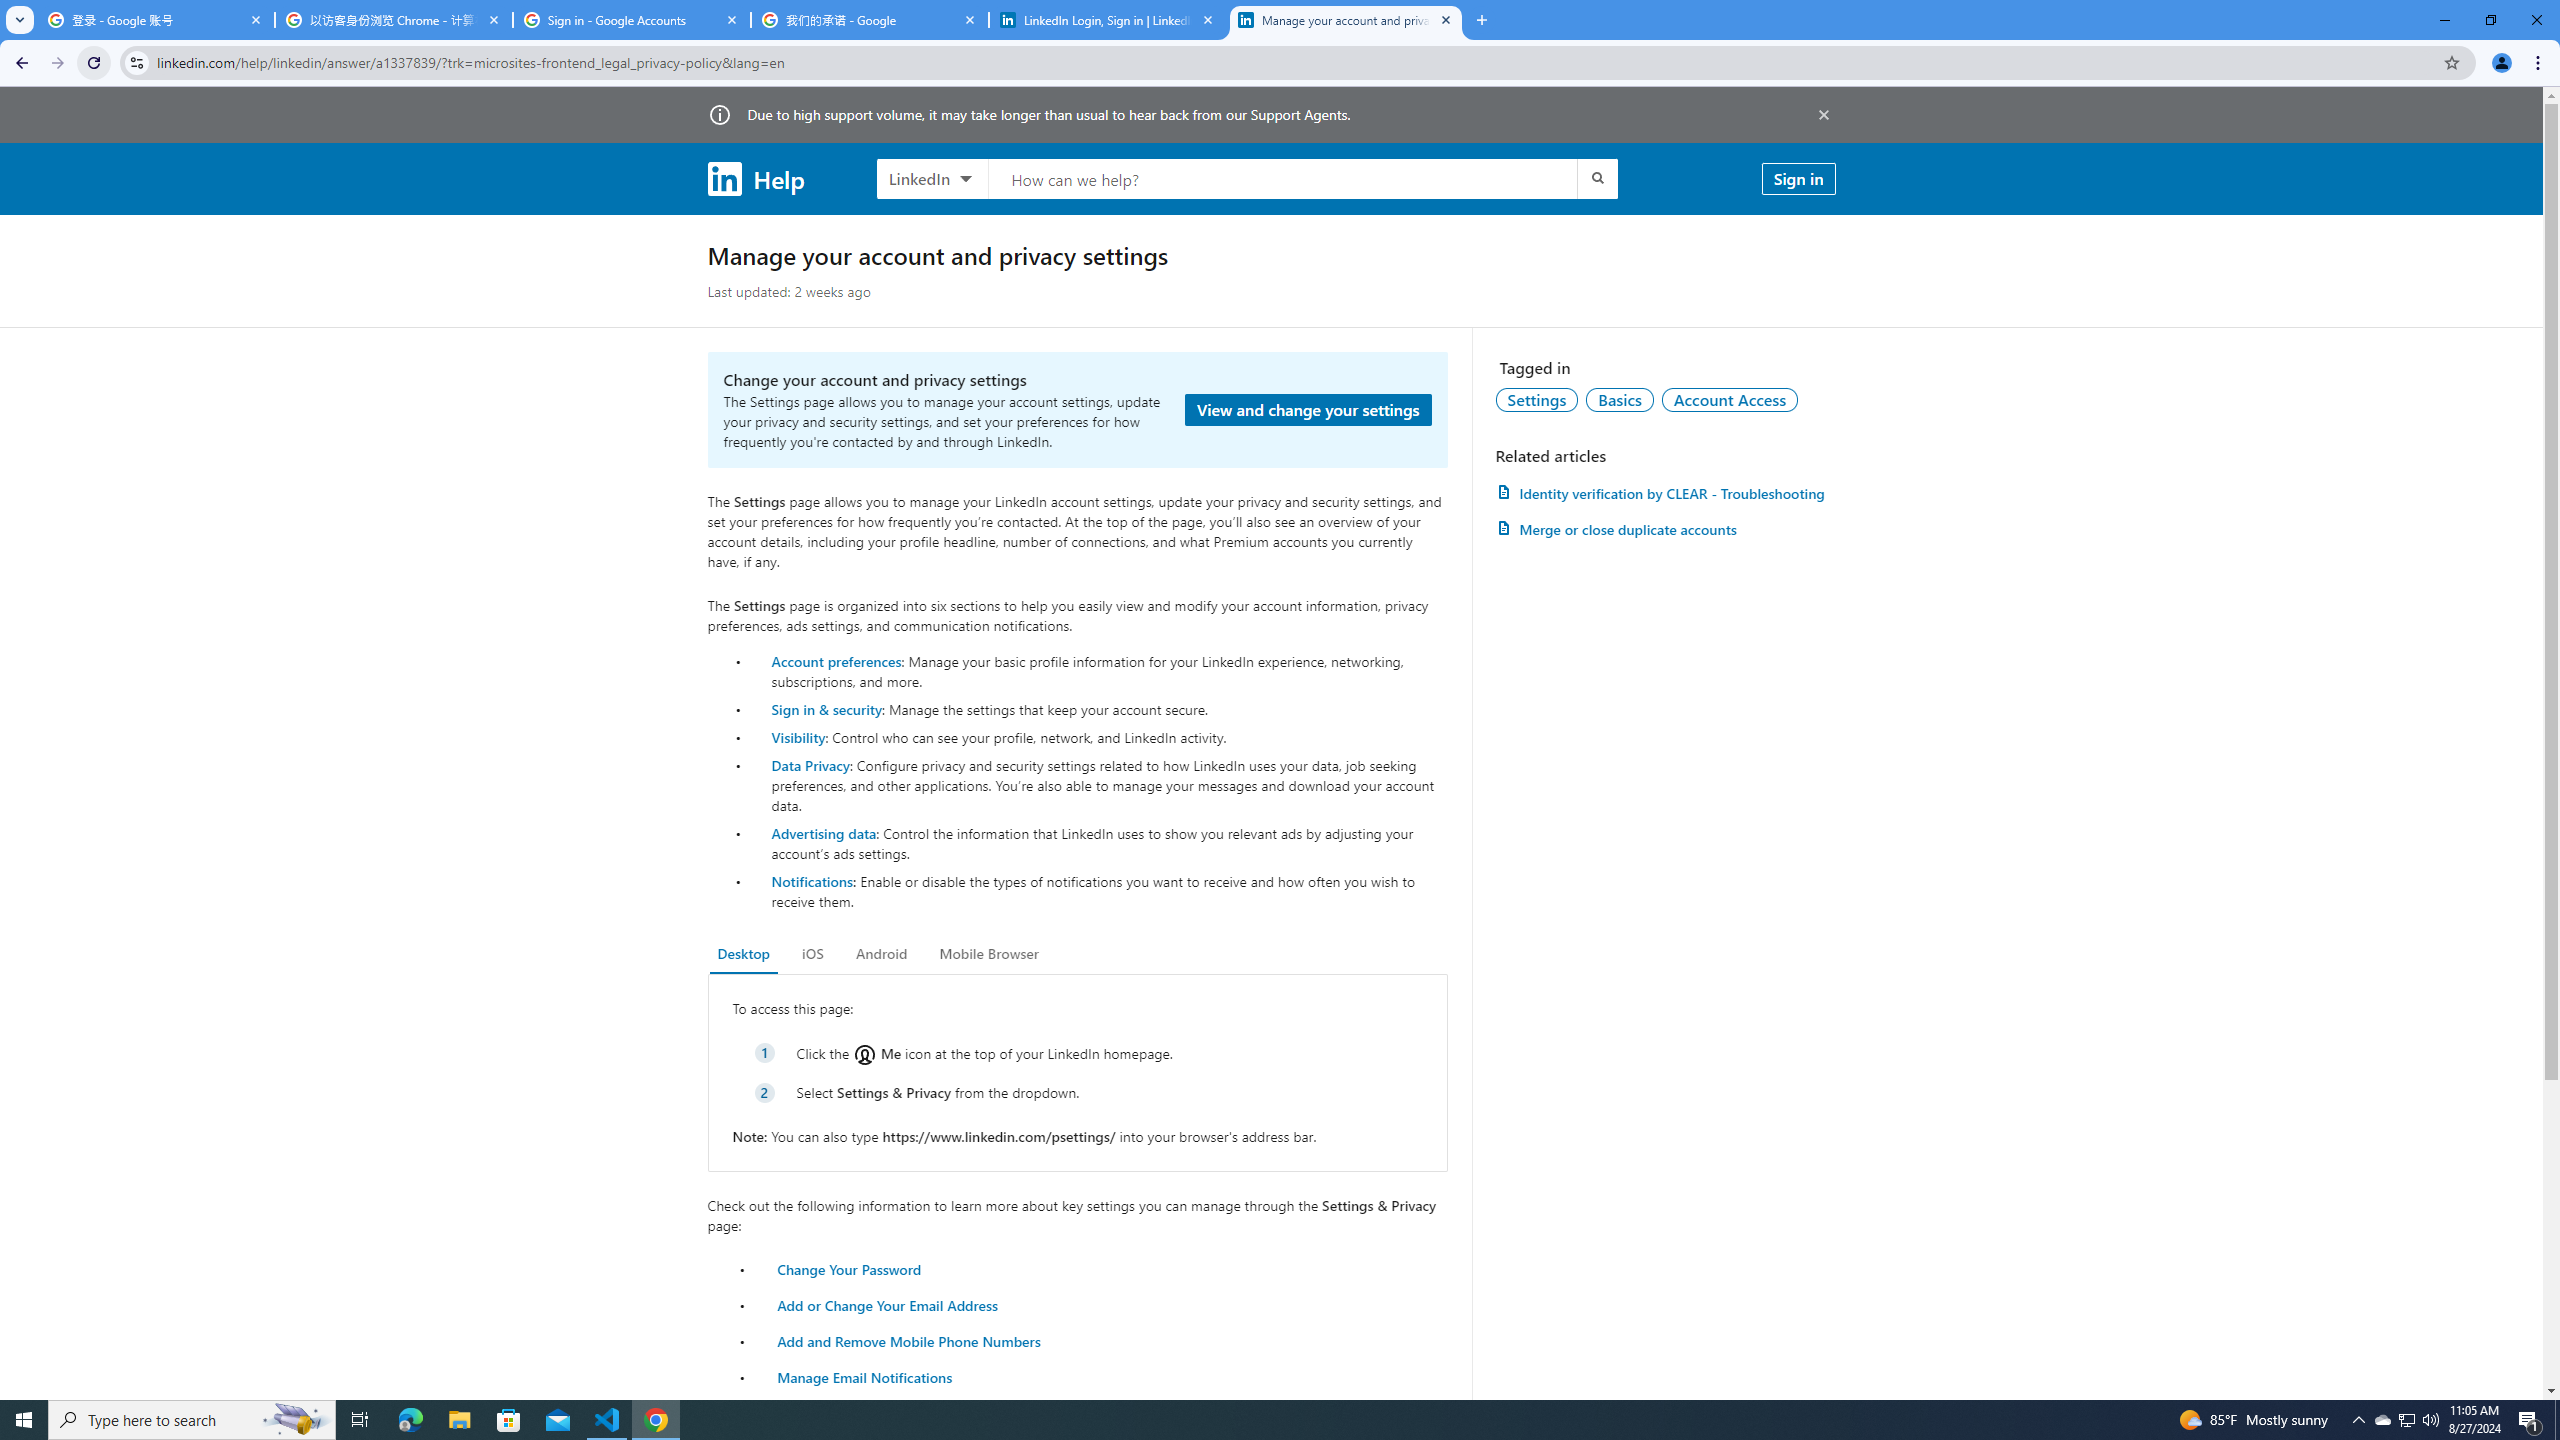  Describe the element at coordinates (810, 763) in the screenshot. I see `'Data Privacy'` at that location.